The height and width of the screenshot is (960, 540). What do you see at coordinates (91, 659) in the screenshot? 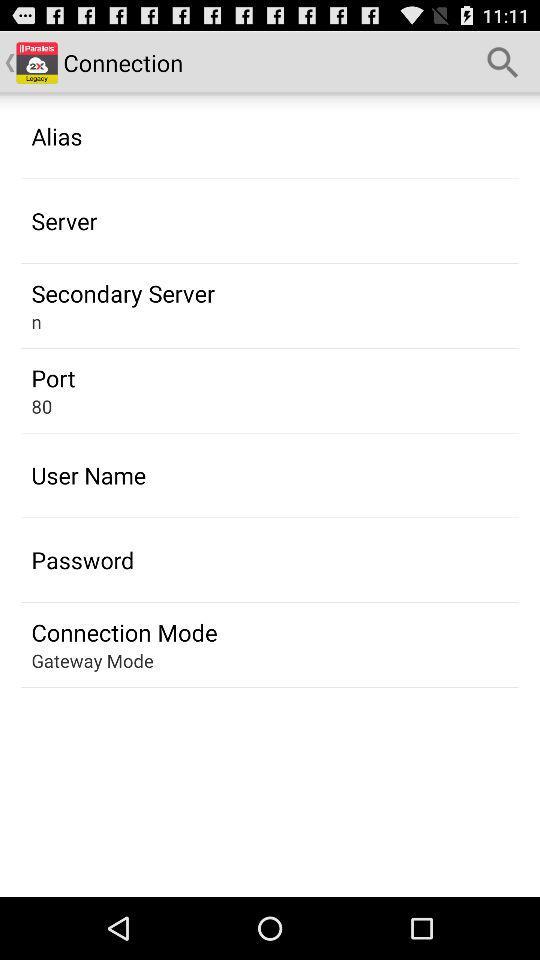
I see `gateway mode at the bottom left corner` at bounding box center [91, 659].